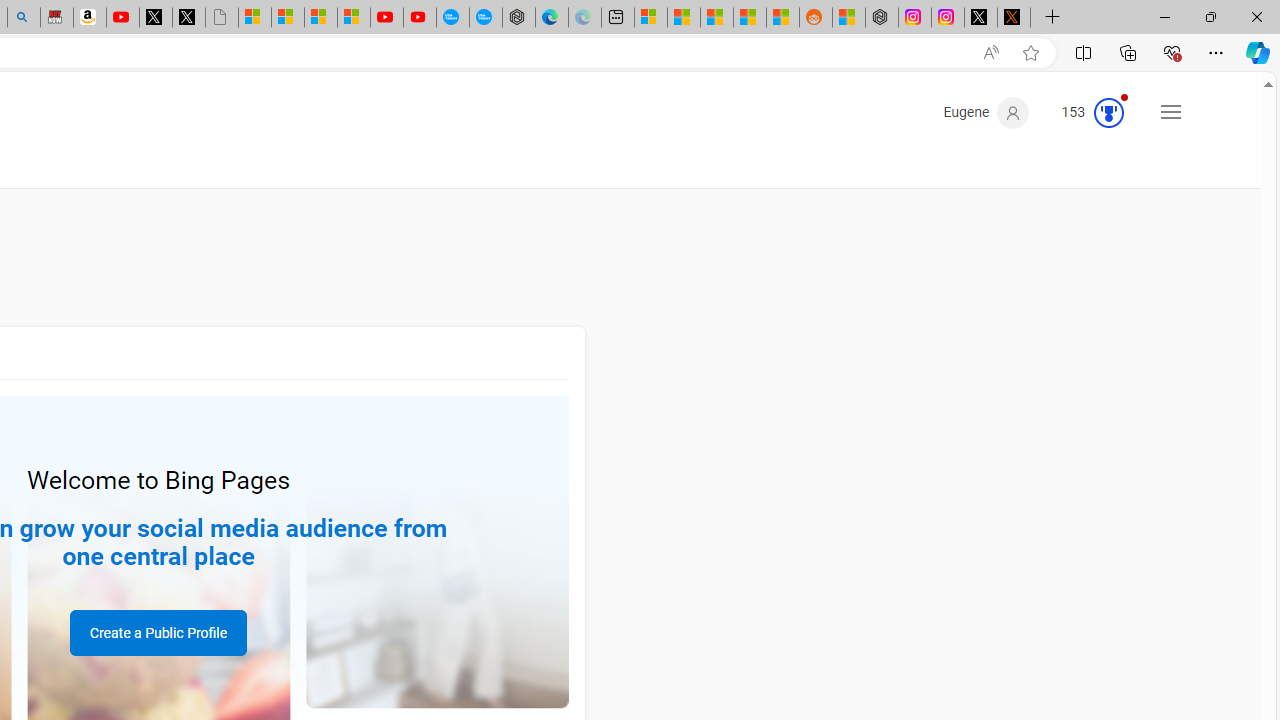 The height and width of the screenshot is (720, 1280). Describe the element at coordinates (1108, 113) in the screenshot. I see `'Class: medal-circled'` at that location.